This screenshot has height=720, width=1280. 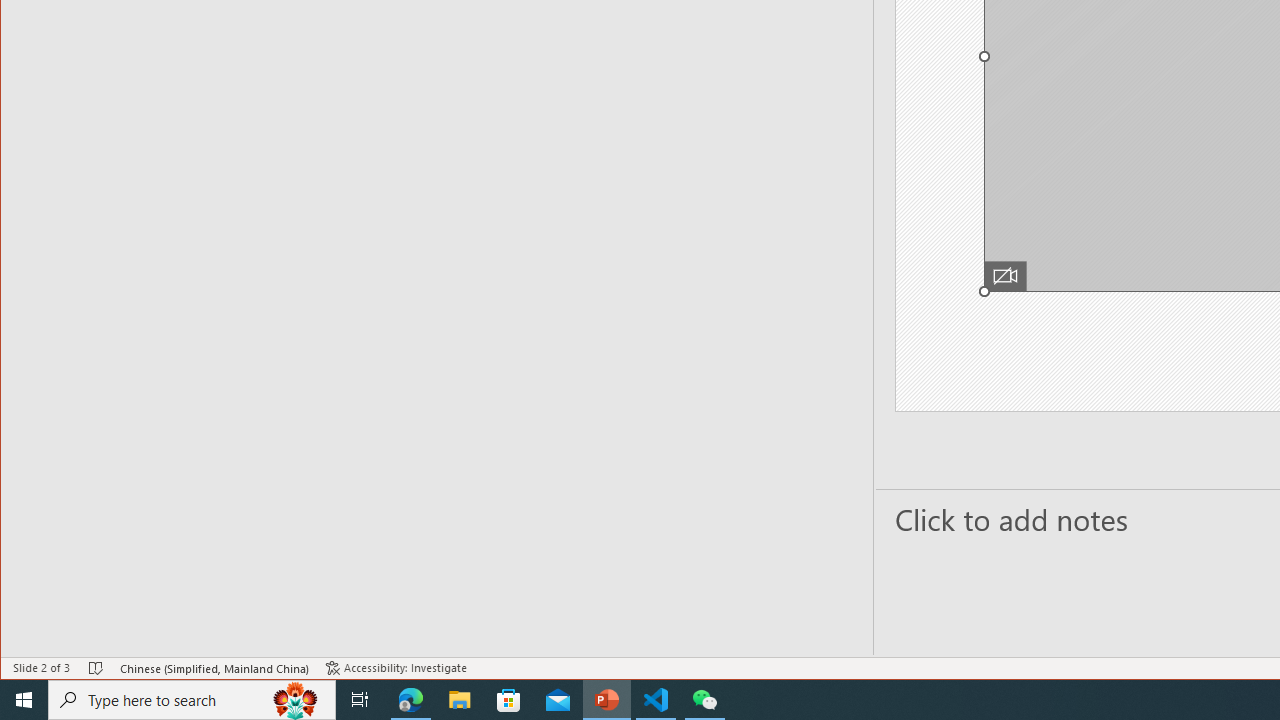 What do you see at coordinates (24, 698) in the screenshot?
I see `'Start'` at bounding box center [24, 698].